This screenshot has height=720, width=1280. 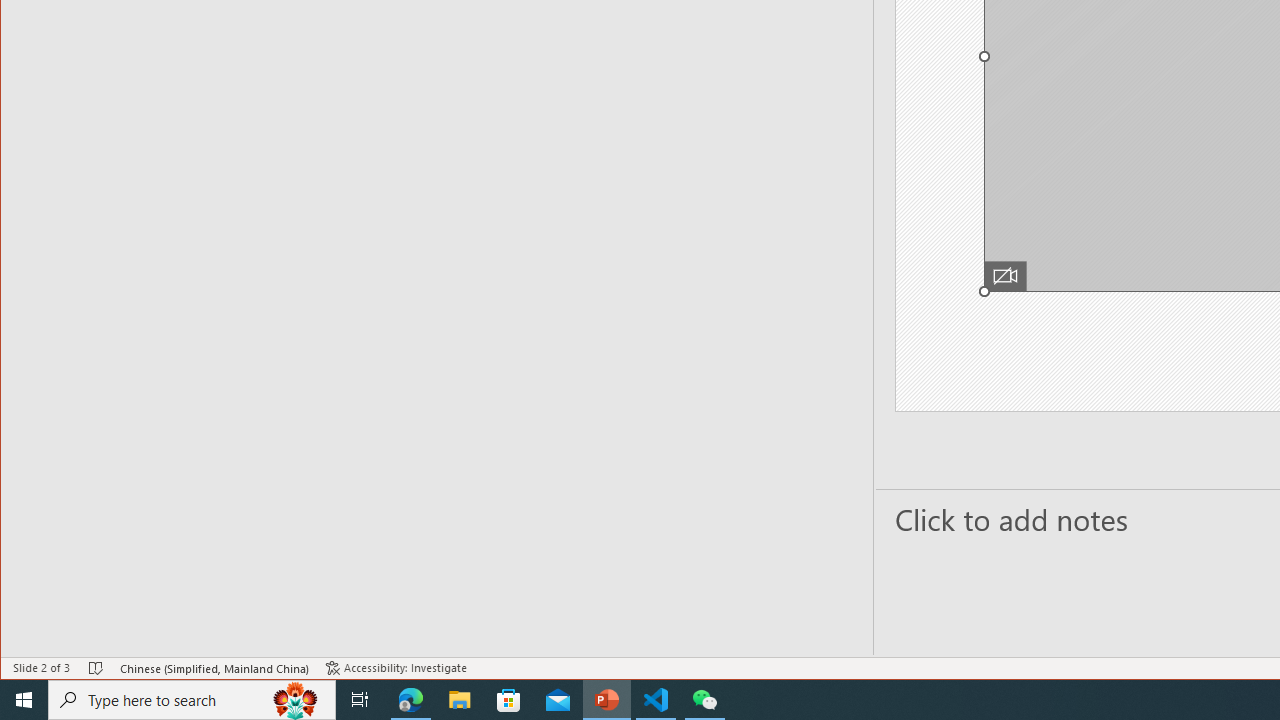 What do you see at coordinates (24, 698) in the screenshot?
I see `'Start'` at bounding box center [24, 698].